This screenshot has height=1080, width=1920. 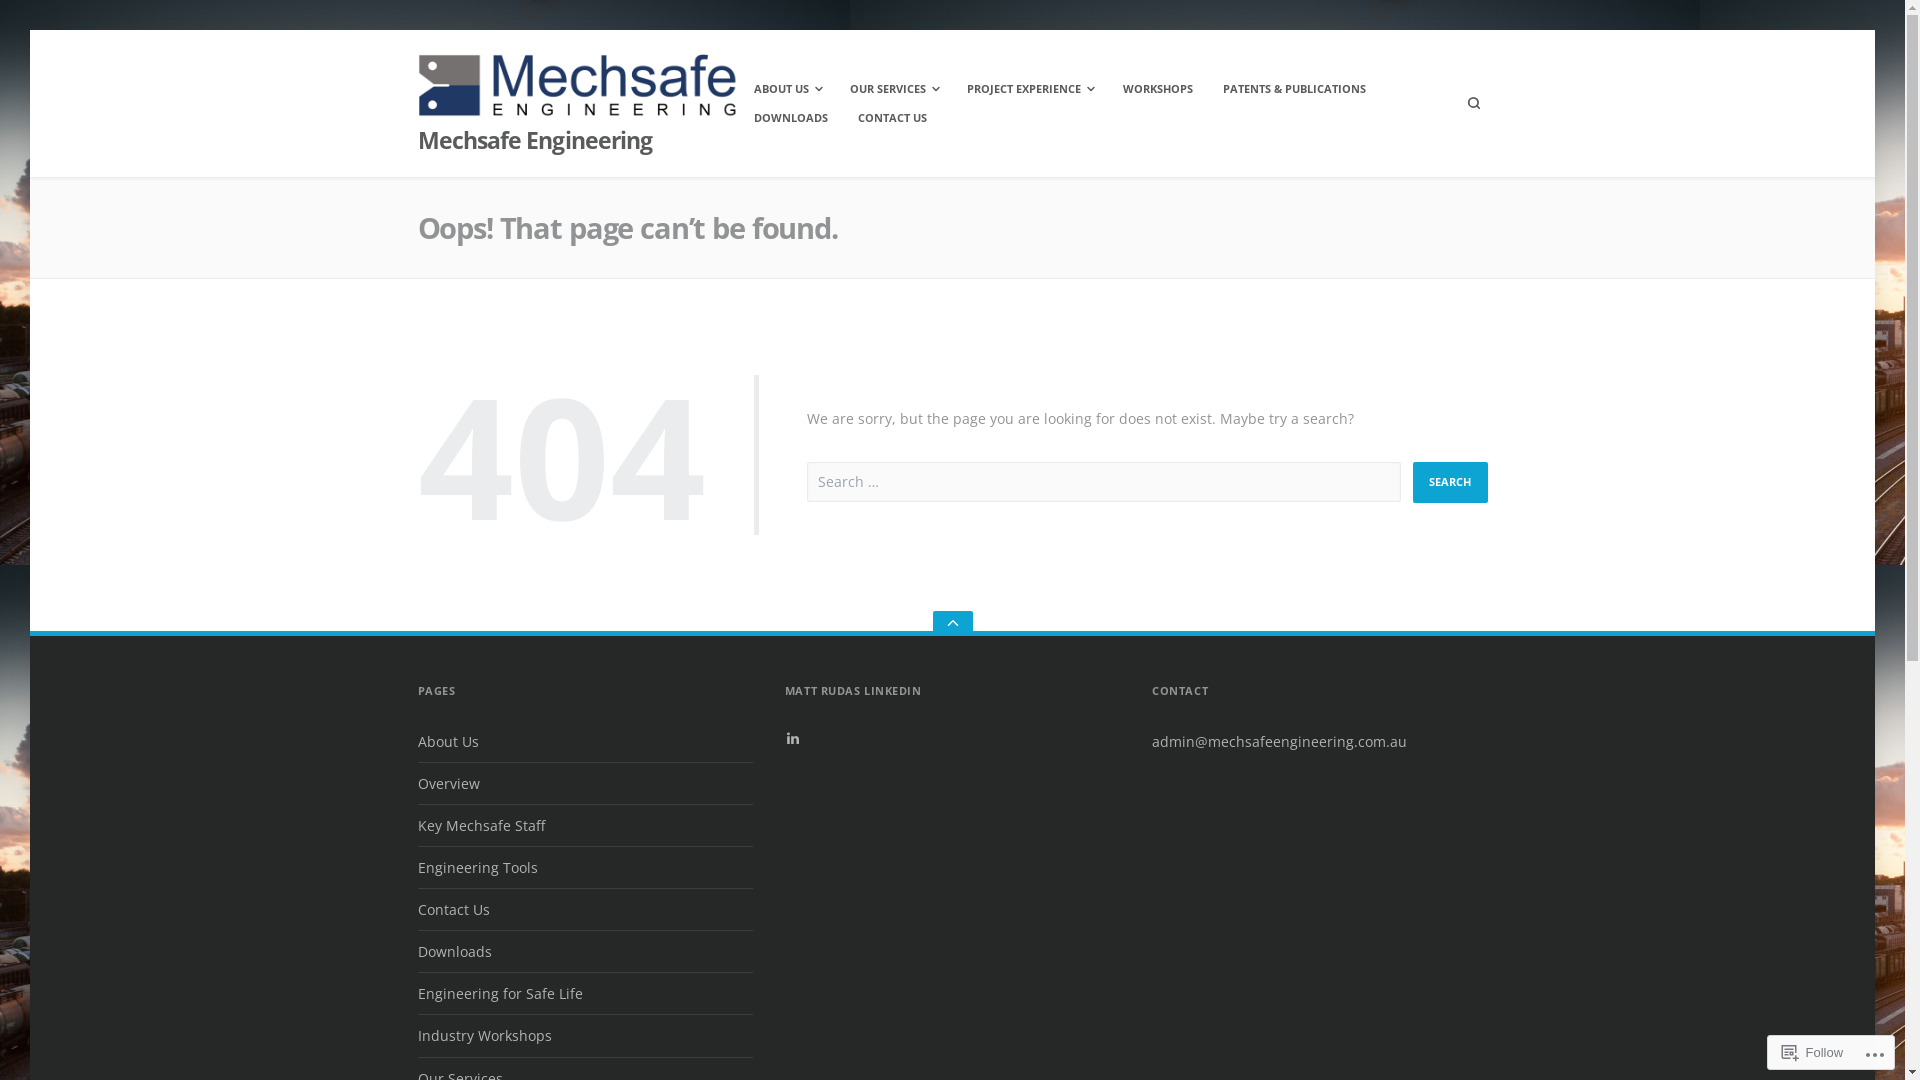 What do you see at coordinates (477, 866) in the screenshot?
I see `'Engineering Tools'` at bounding box center [477, 866].